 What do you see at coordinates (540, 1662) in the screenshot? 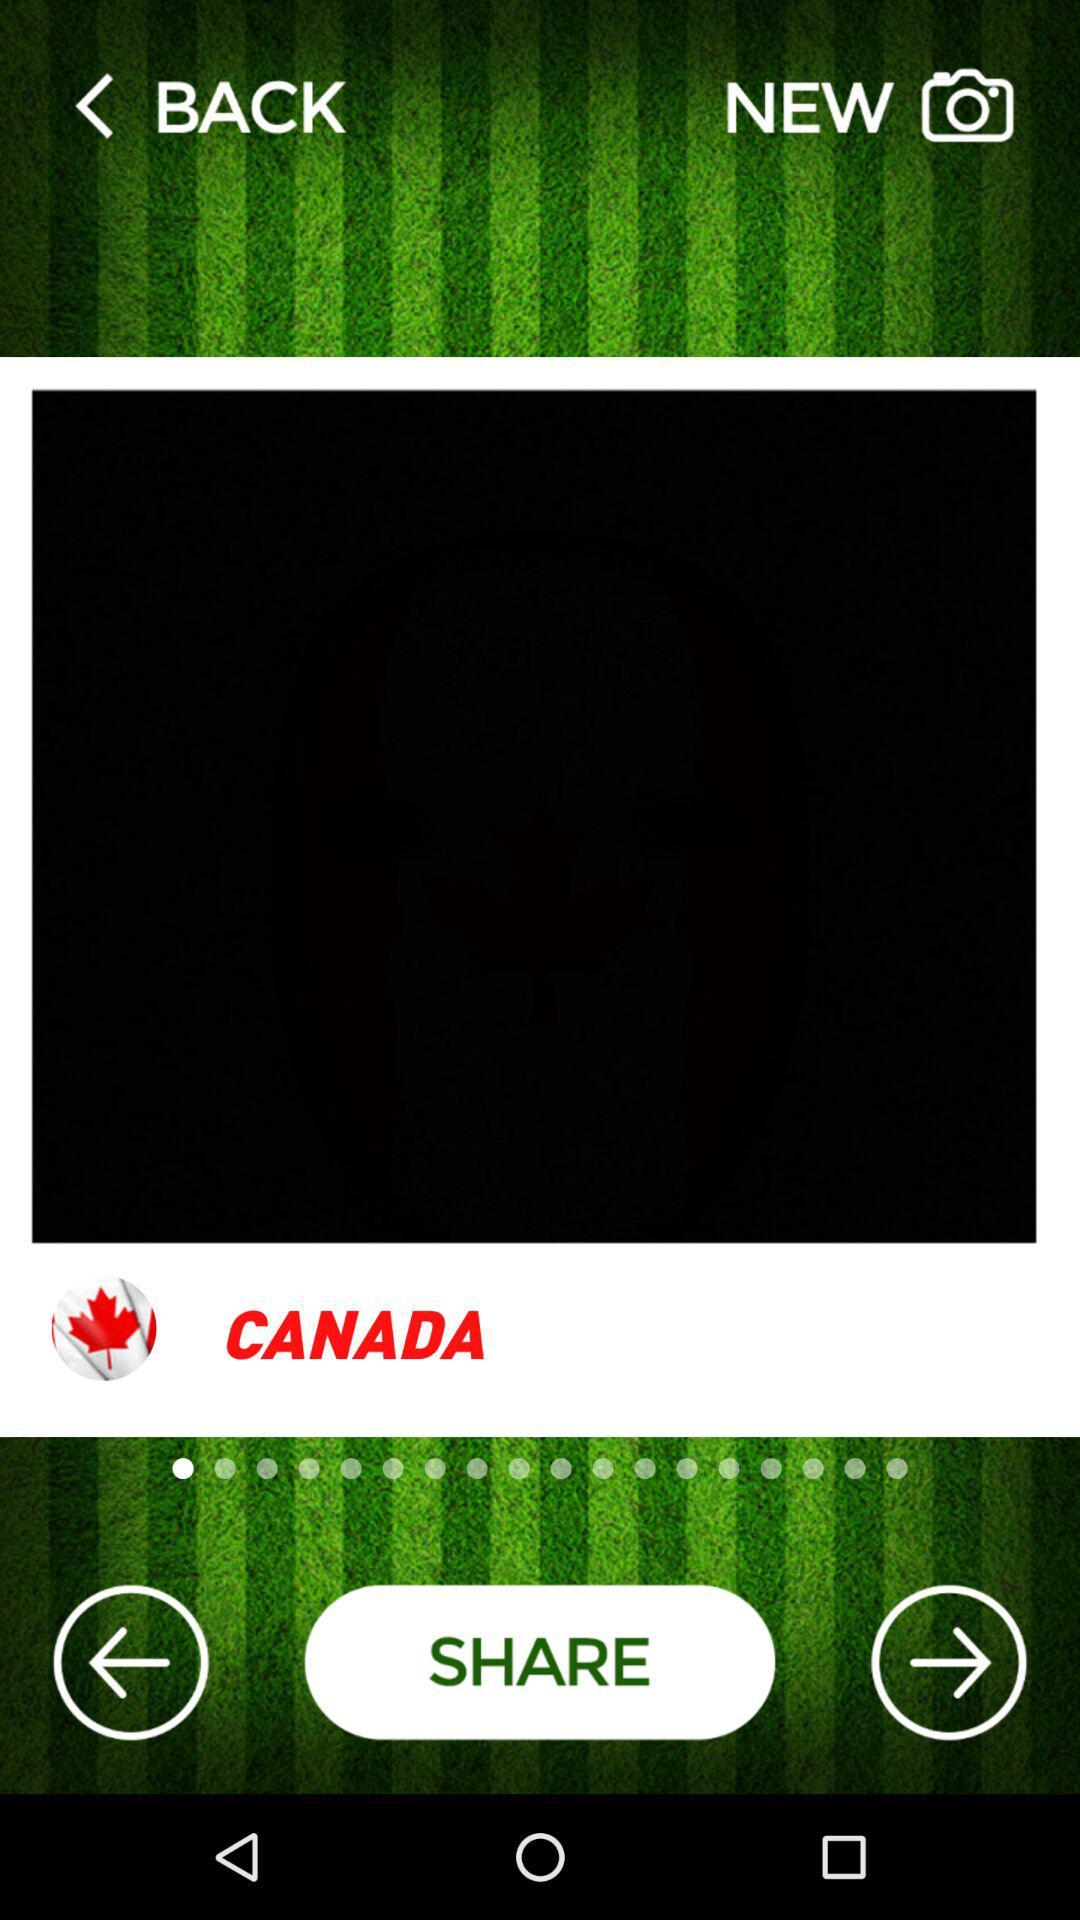
I see `share` at bounding box center [540, 1662].